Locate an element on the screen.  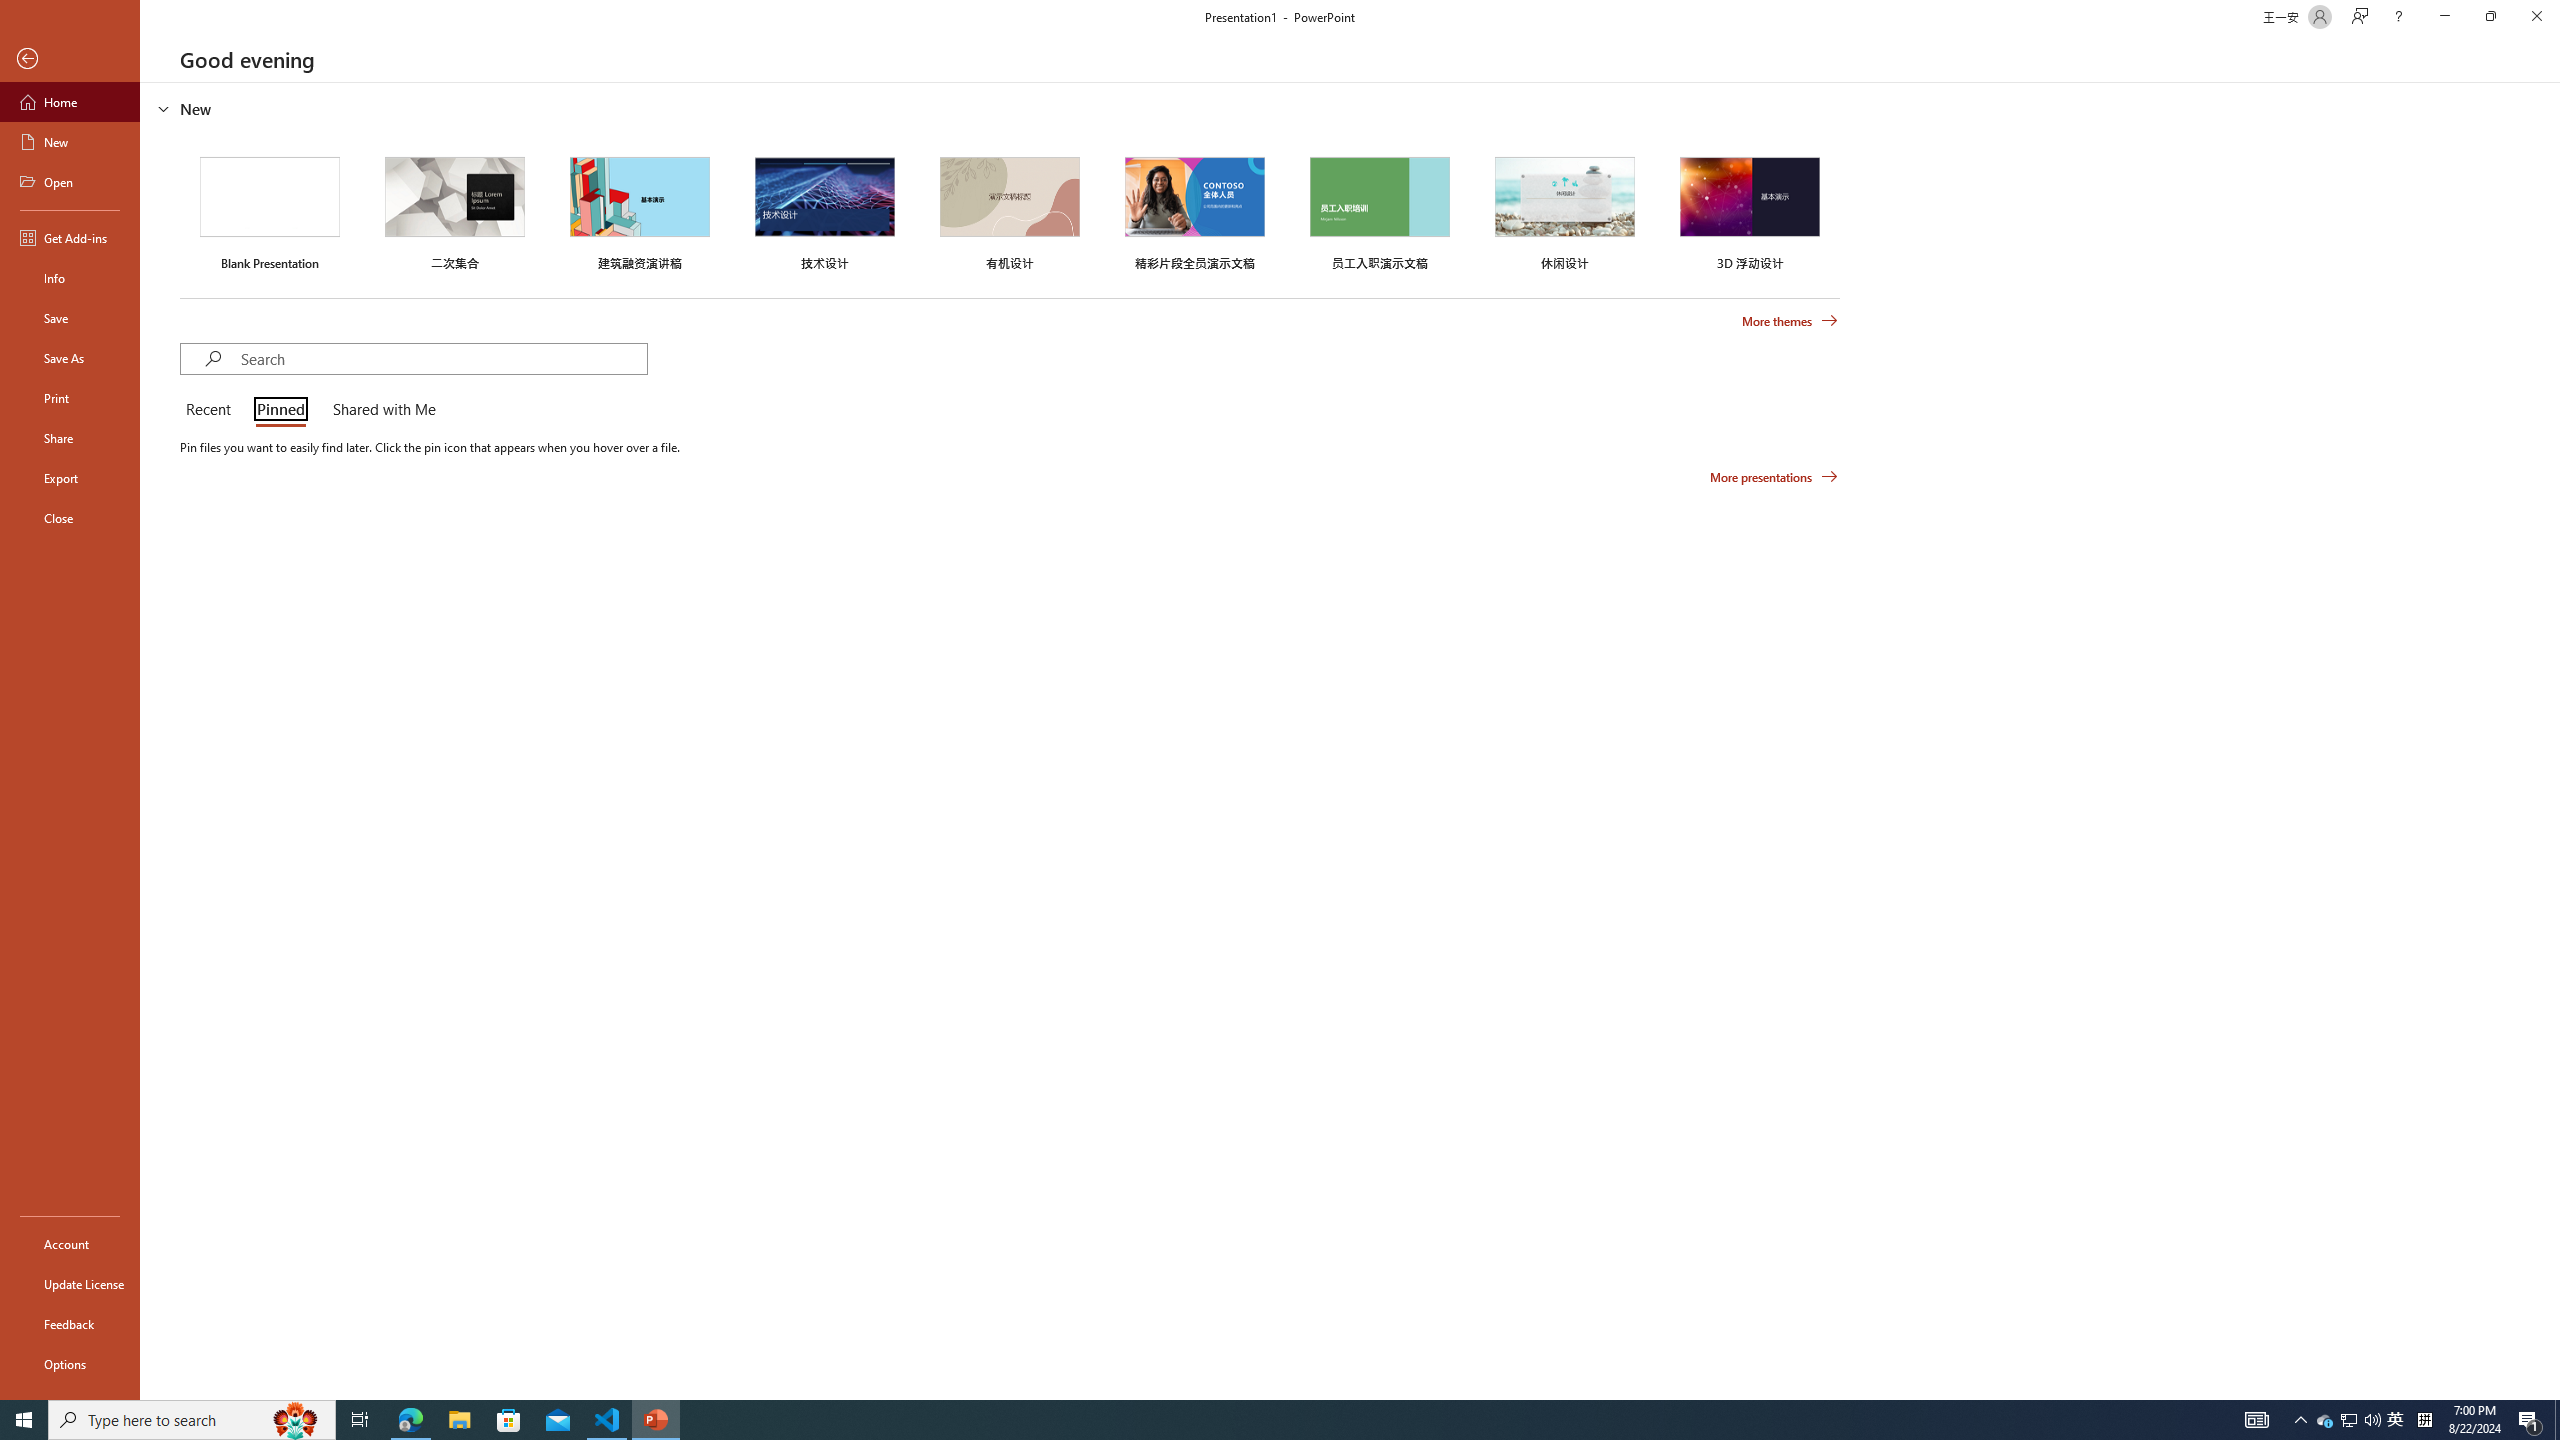
'Print' is located at coordinates (69, 397).